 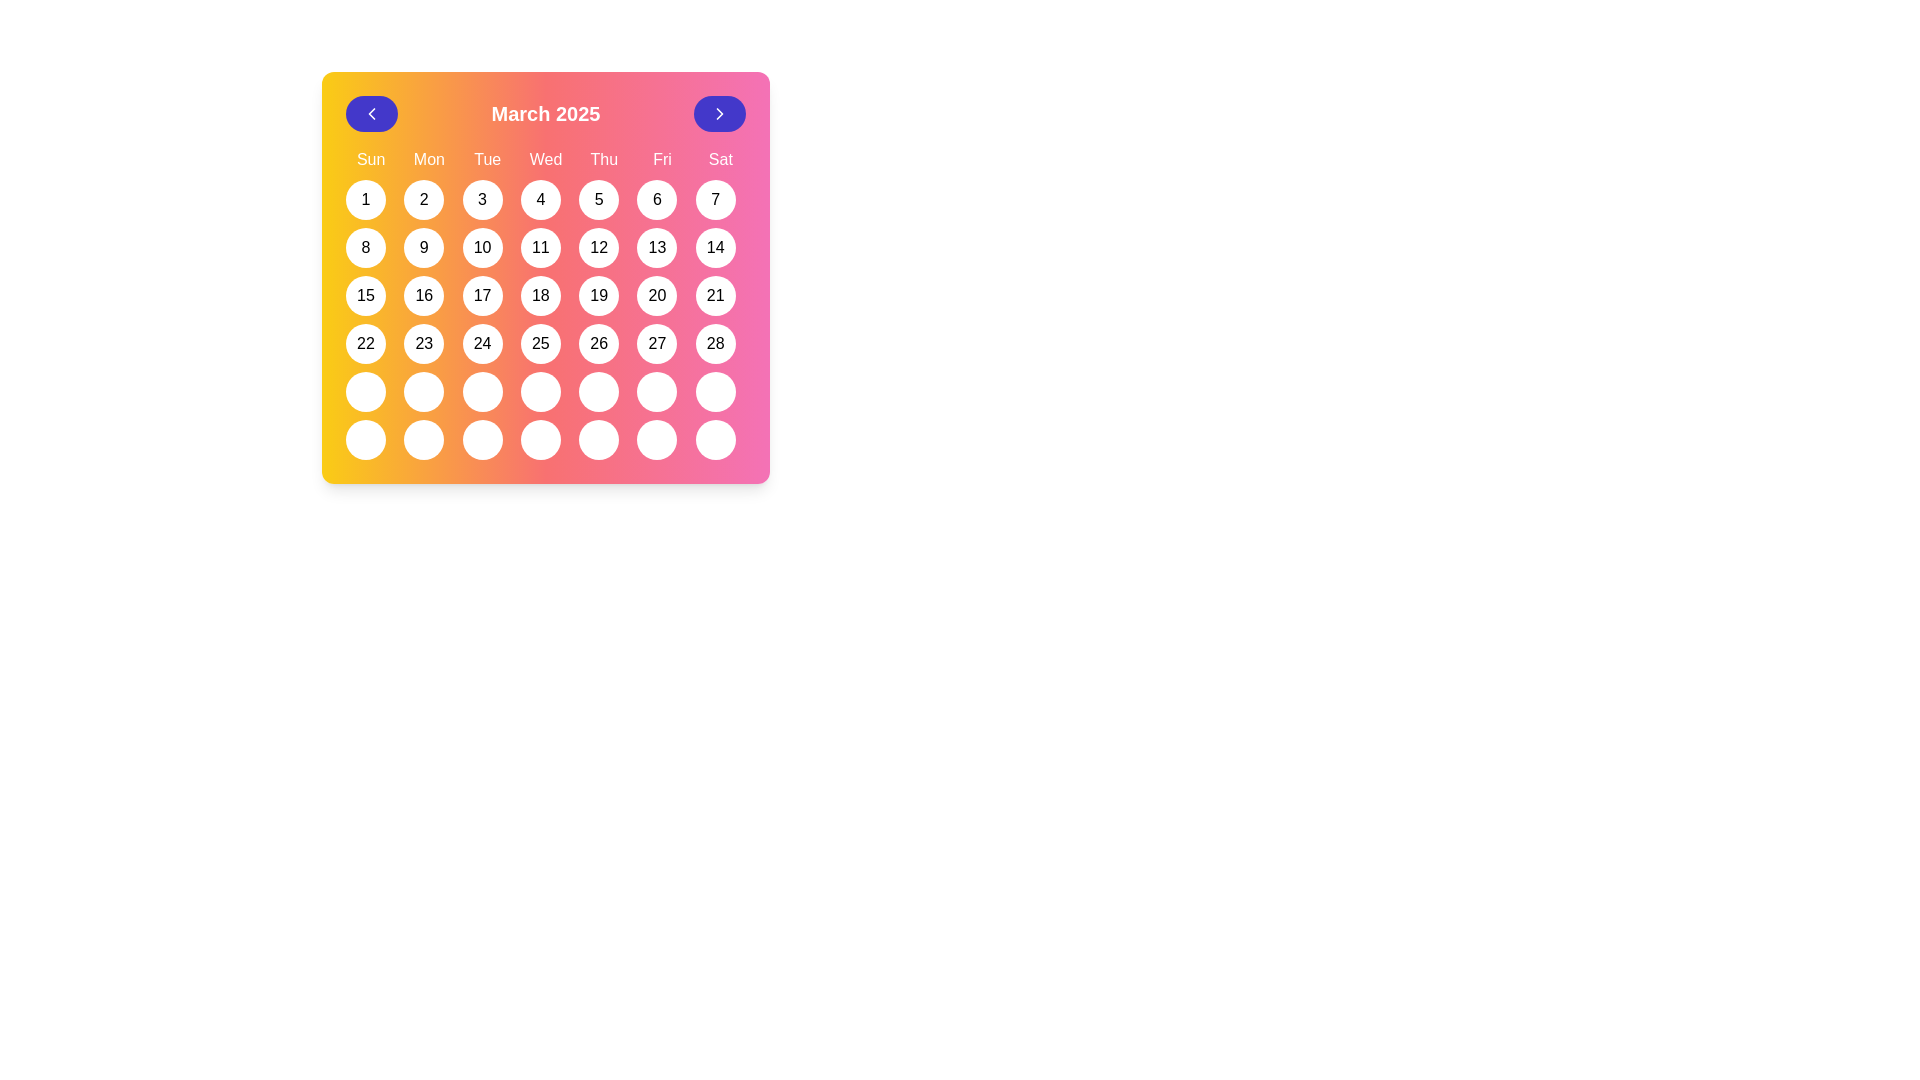 What do you see at coordinates (540, 296) in the screenshot?
I see `the circular button with a white background and black text displaying the number '18'` at bounding box center [540, 296].